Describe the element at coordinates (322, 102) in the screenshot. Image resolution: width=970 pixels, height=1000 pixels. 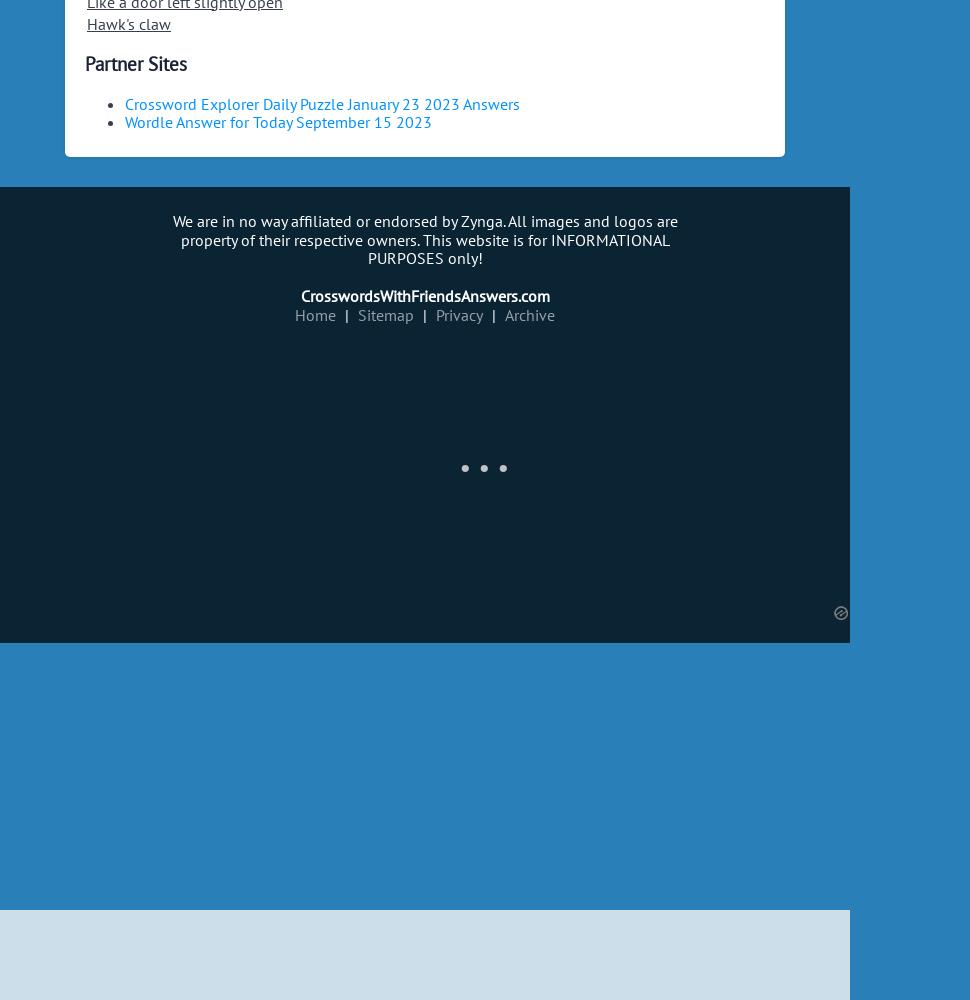
I see `'Crossword Explorer Daily Puzzle January 23 2023 Answers'` at that location.